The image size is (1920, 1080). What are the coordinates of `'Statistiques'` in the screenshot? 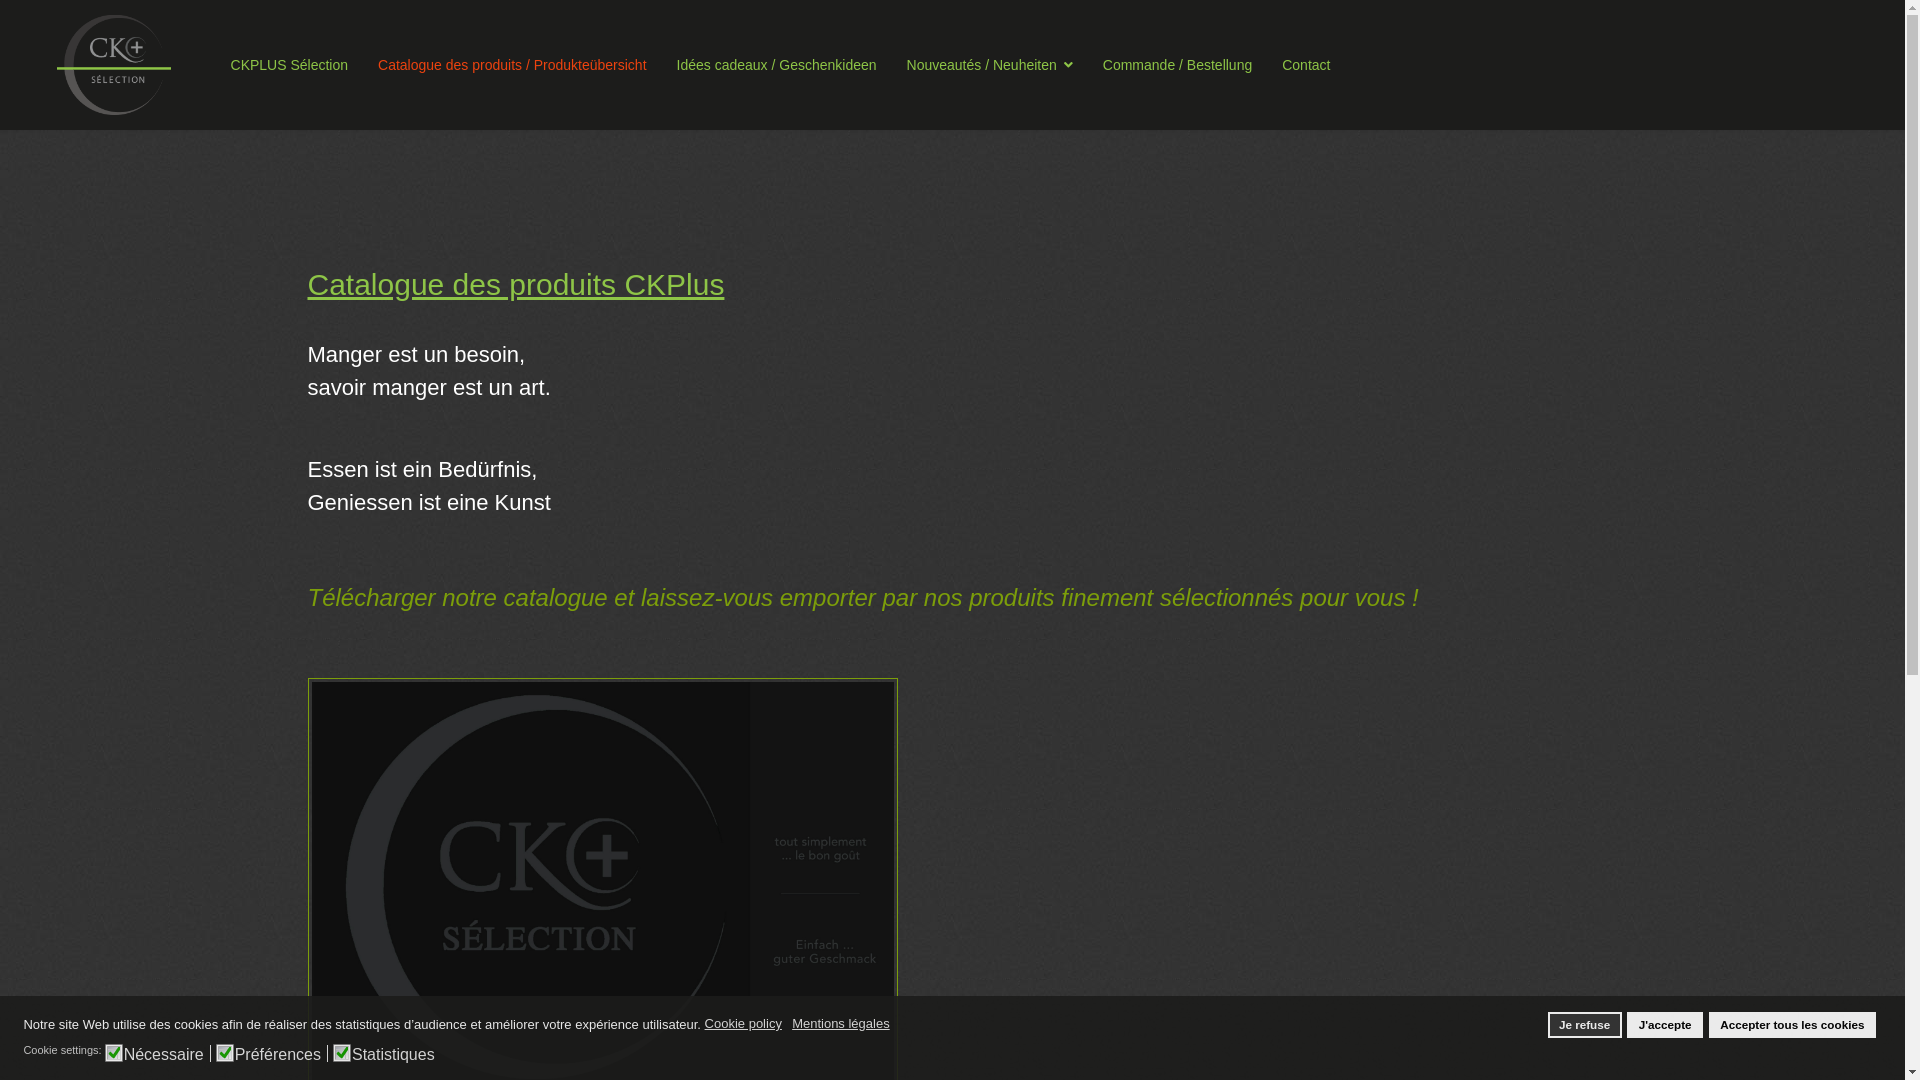 It's located at (351, 1051).